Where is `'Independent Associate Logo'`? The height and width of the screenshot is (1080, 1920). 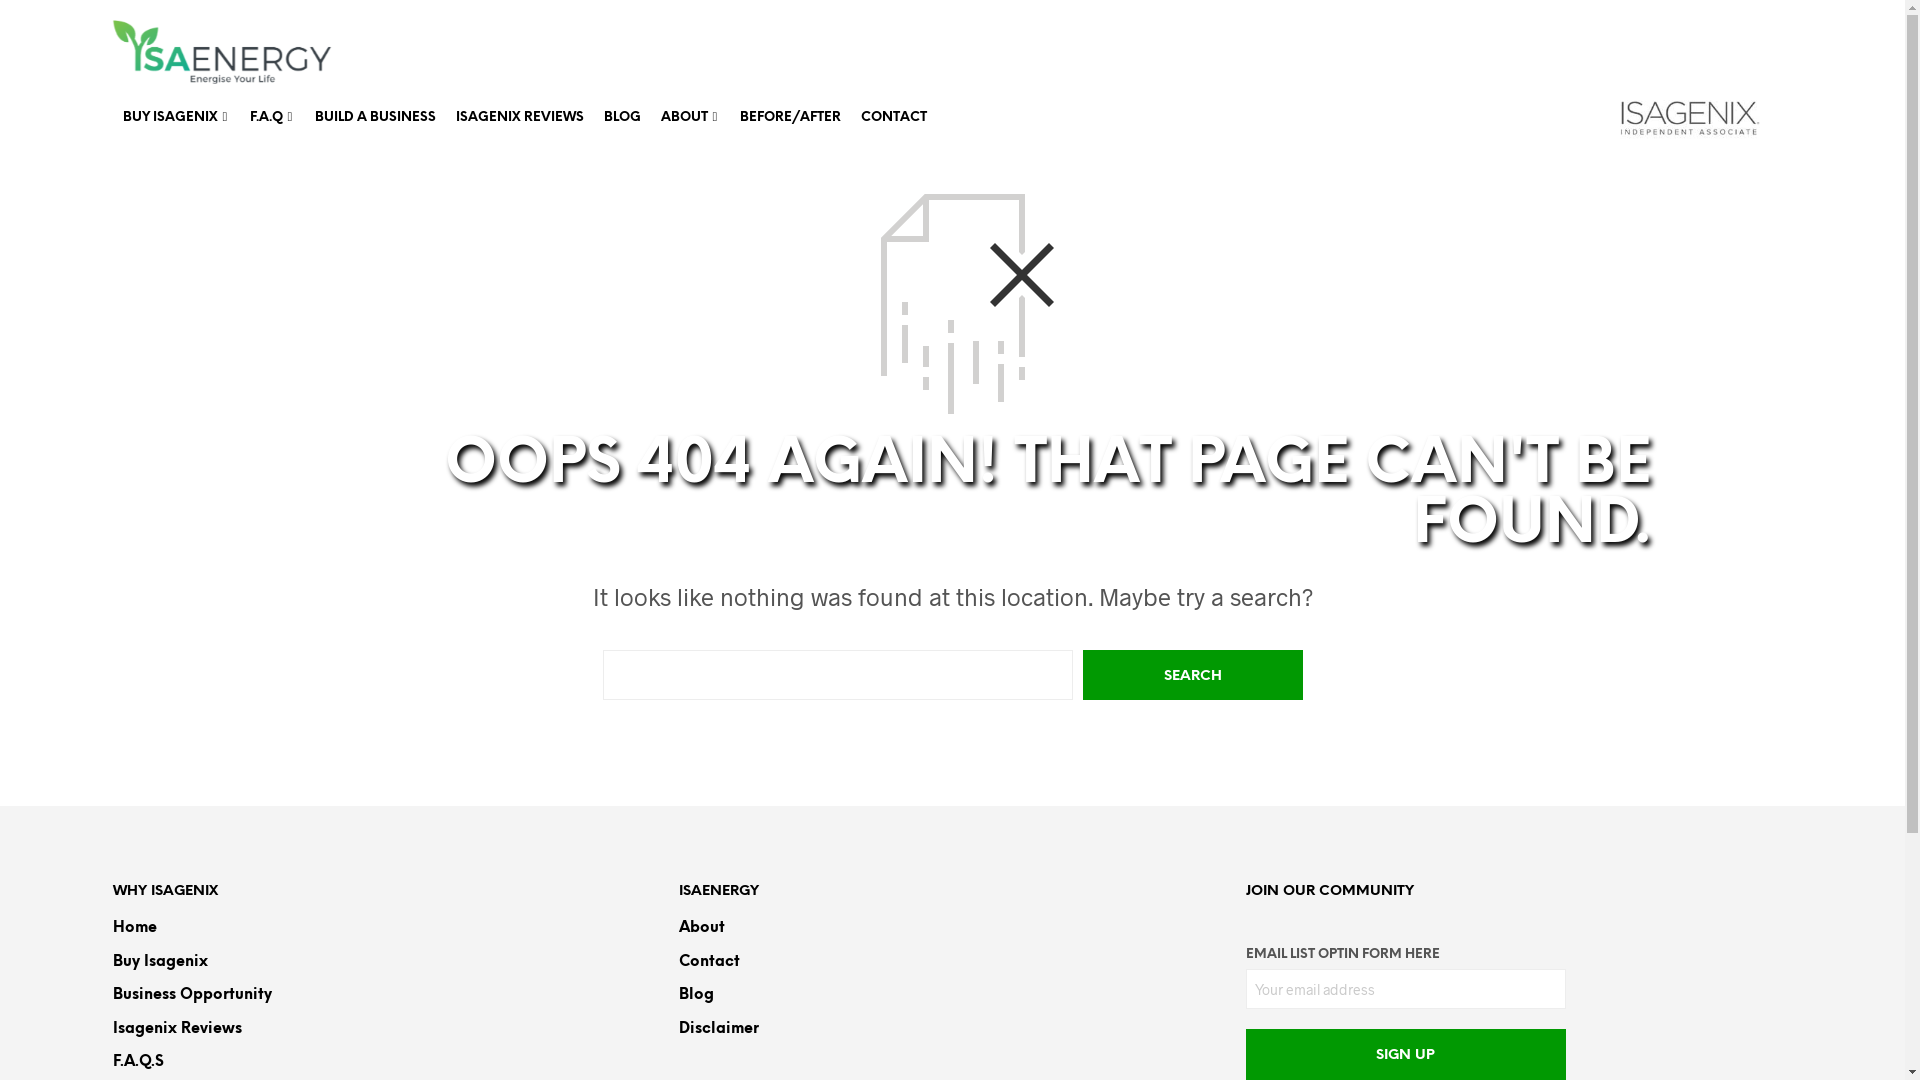 'Independent Associate Logo' is located at coordinates (1688, 118).